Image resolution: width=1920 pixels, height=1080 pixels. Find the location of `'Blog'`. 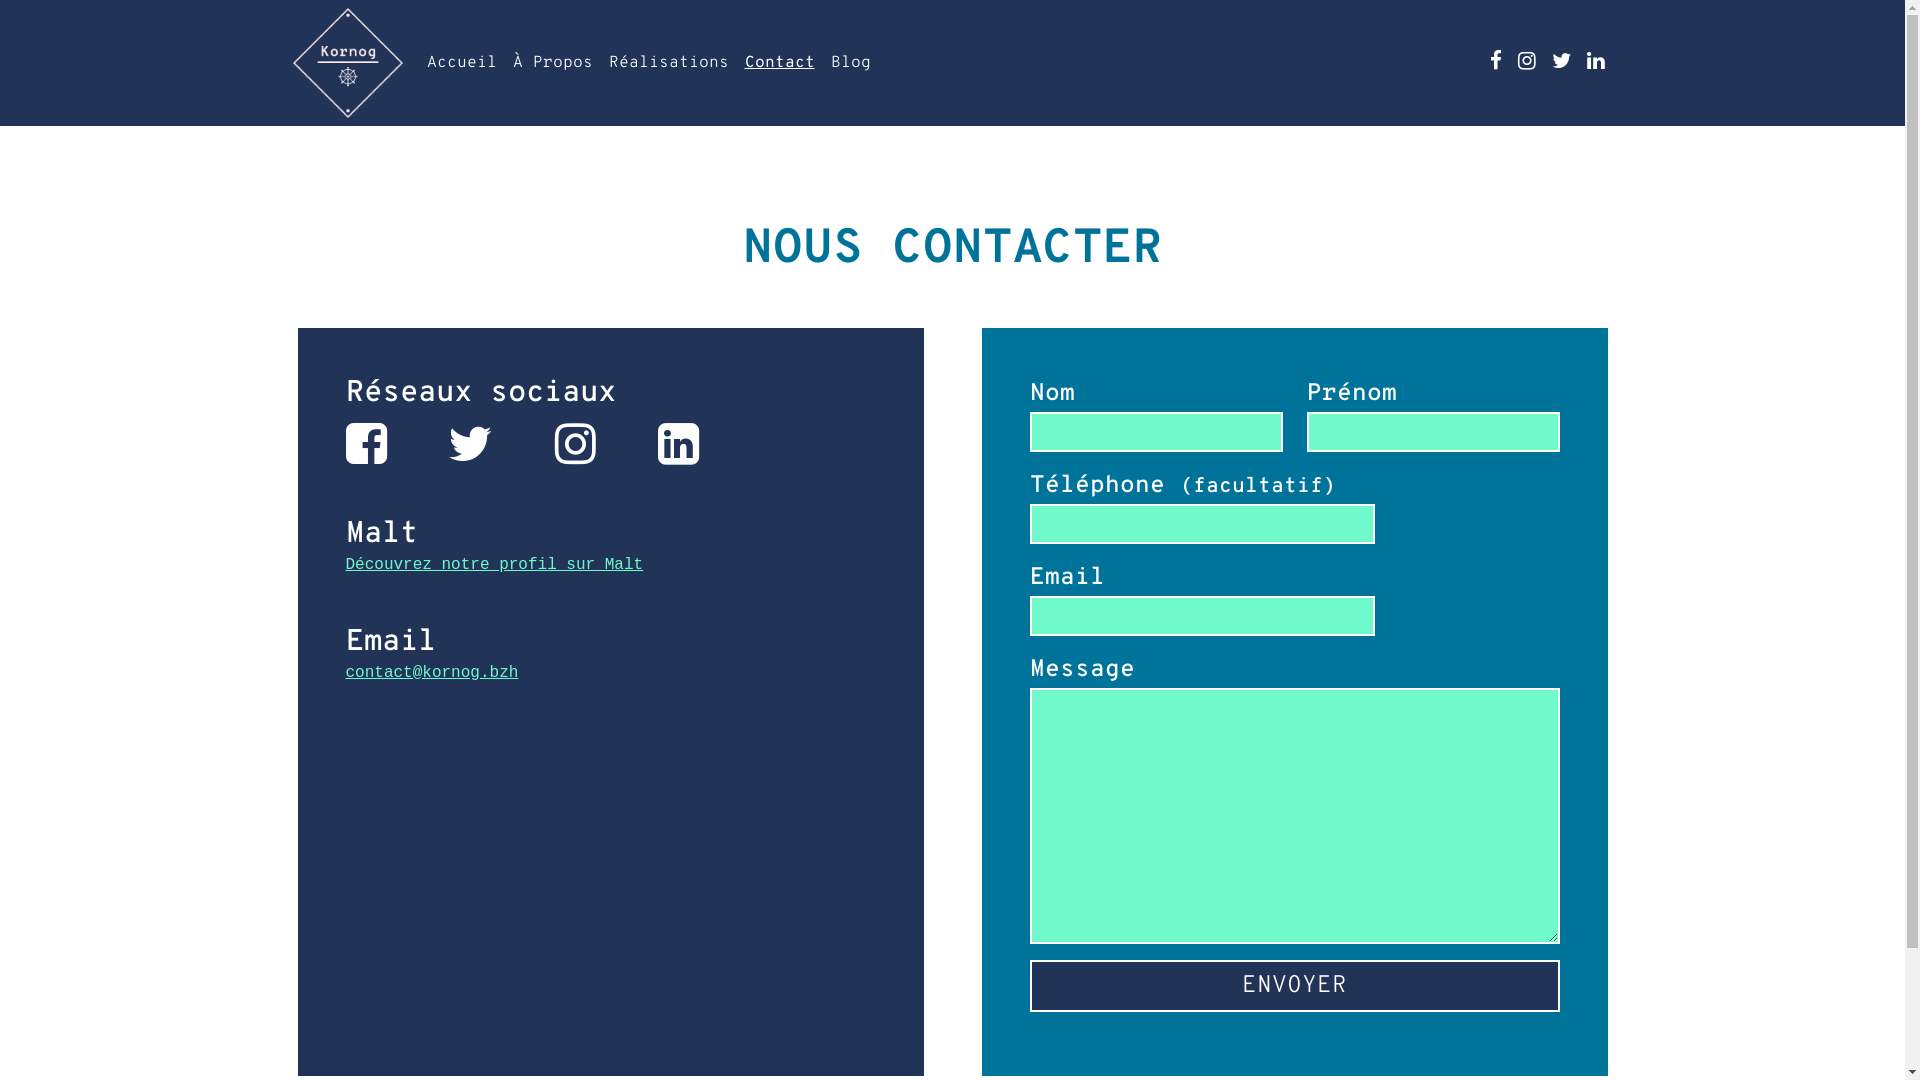

'Blog' is located at coordinates (849, 61).